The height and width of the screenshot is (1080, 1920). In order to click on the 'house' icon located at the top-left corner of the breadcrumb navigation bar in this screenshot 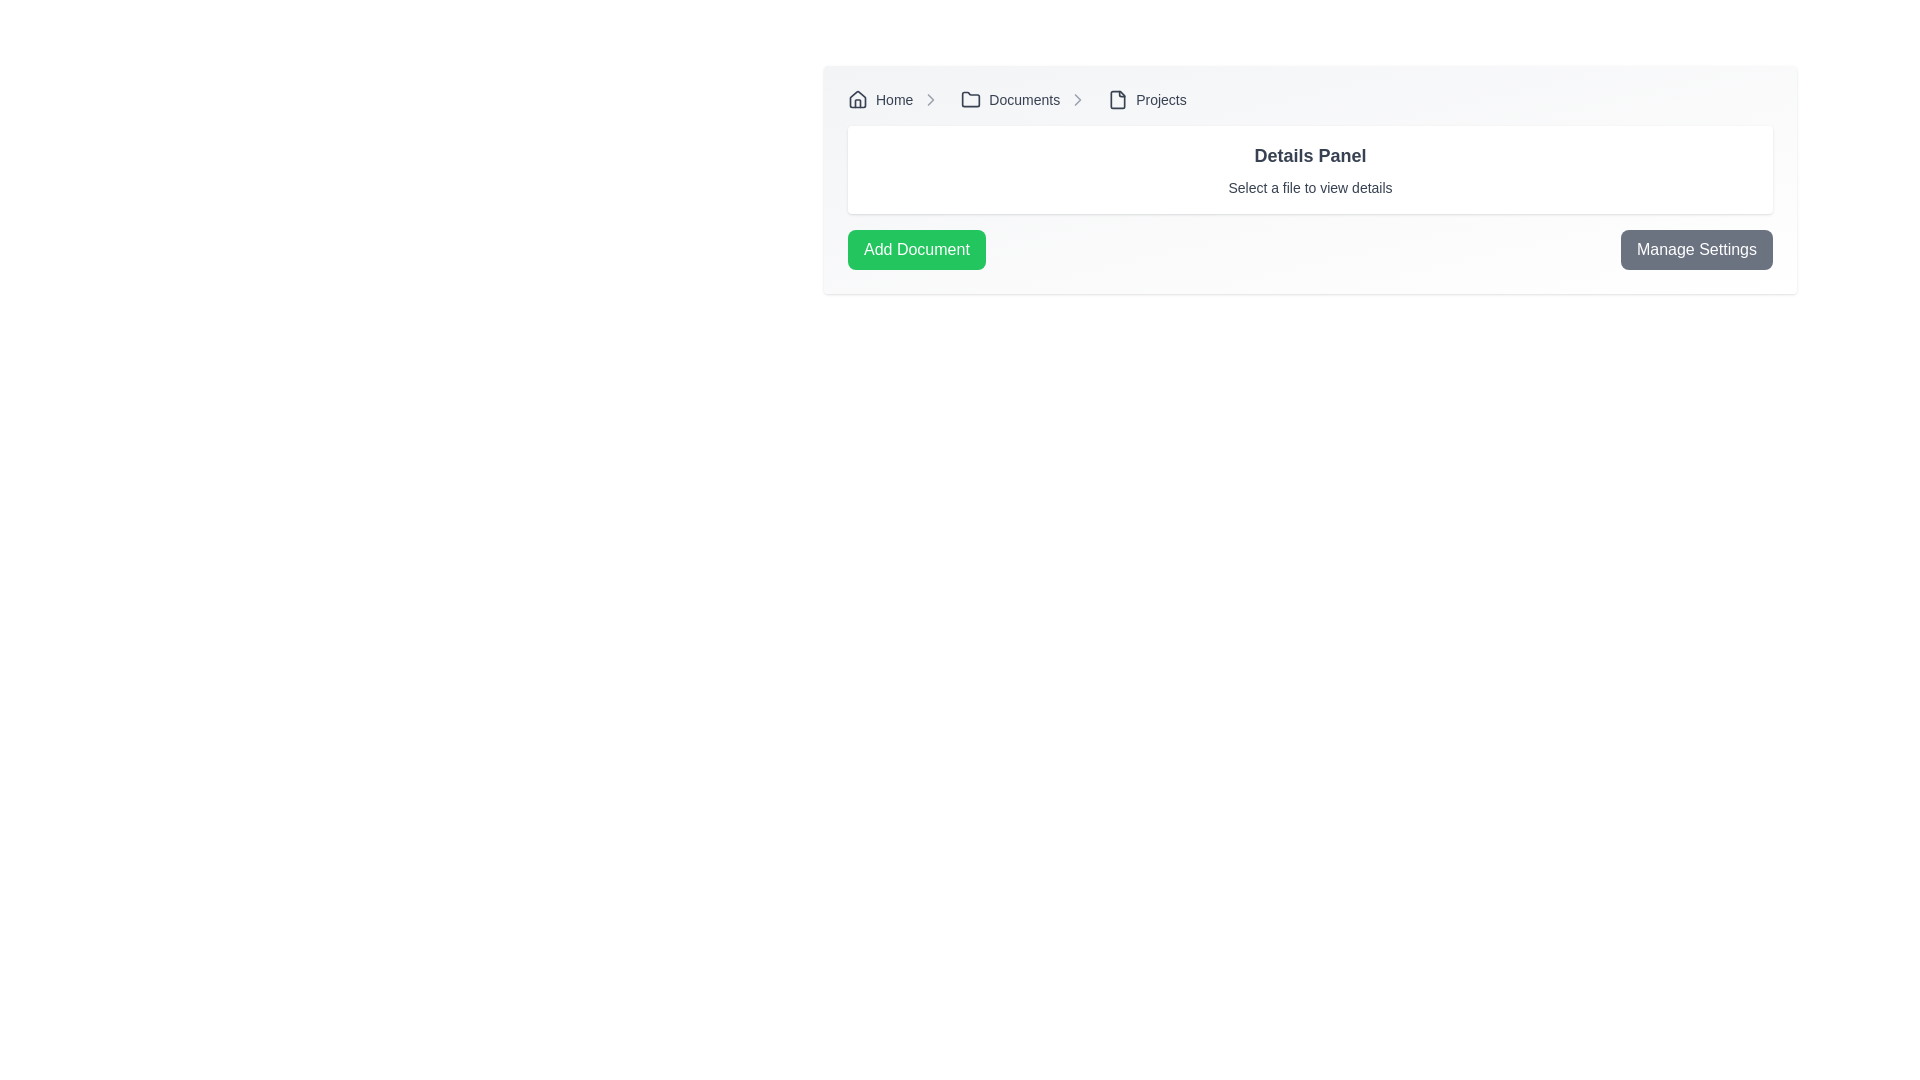, I will do `click(858, 99)`.